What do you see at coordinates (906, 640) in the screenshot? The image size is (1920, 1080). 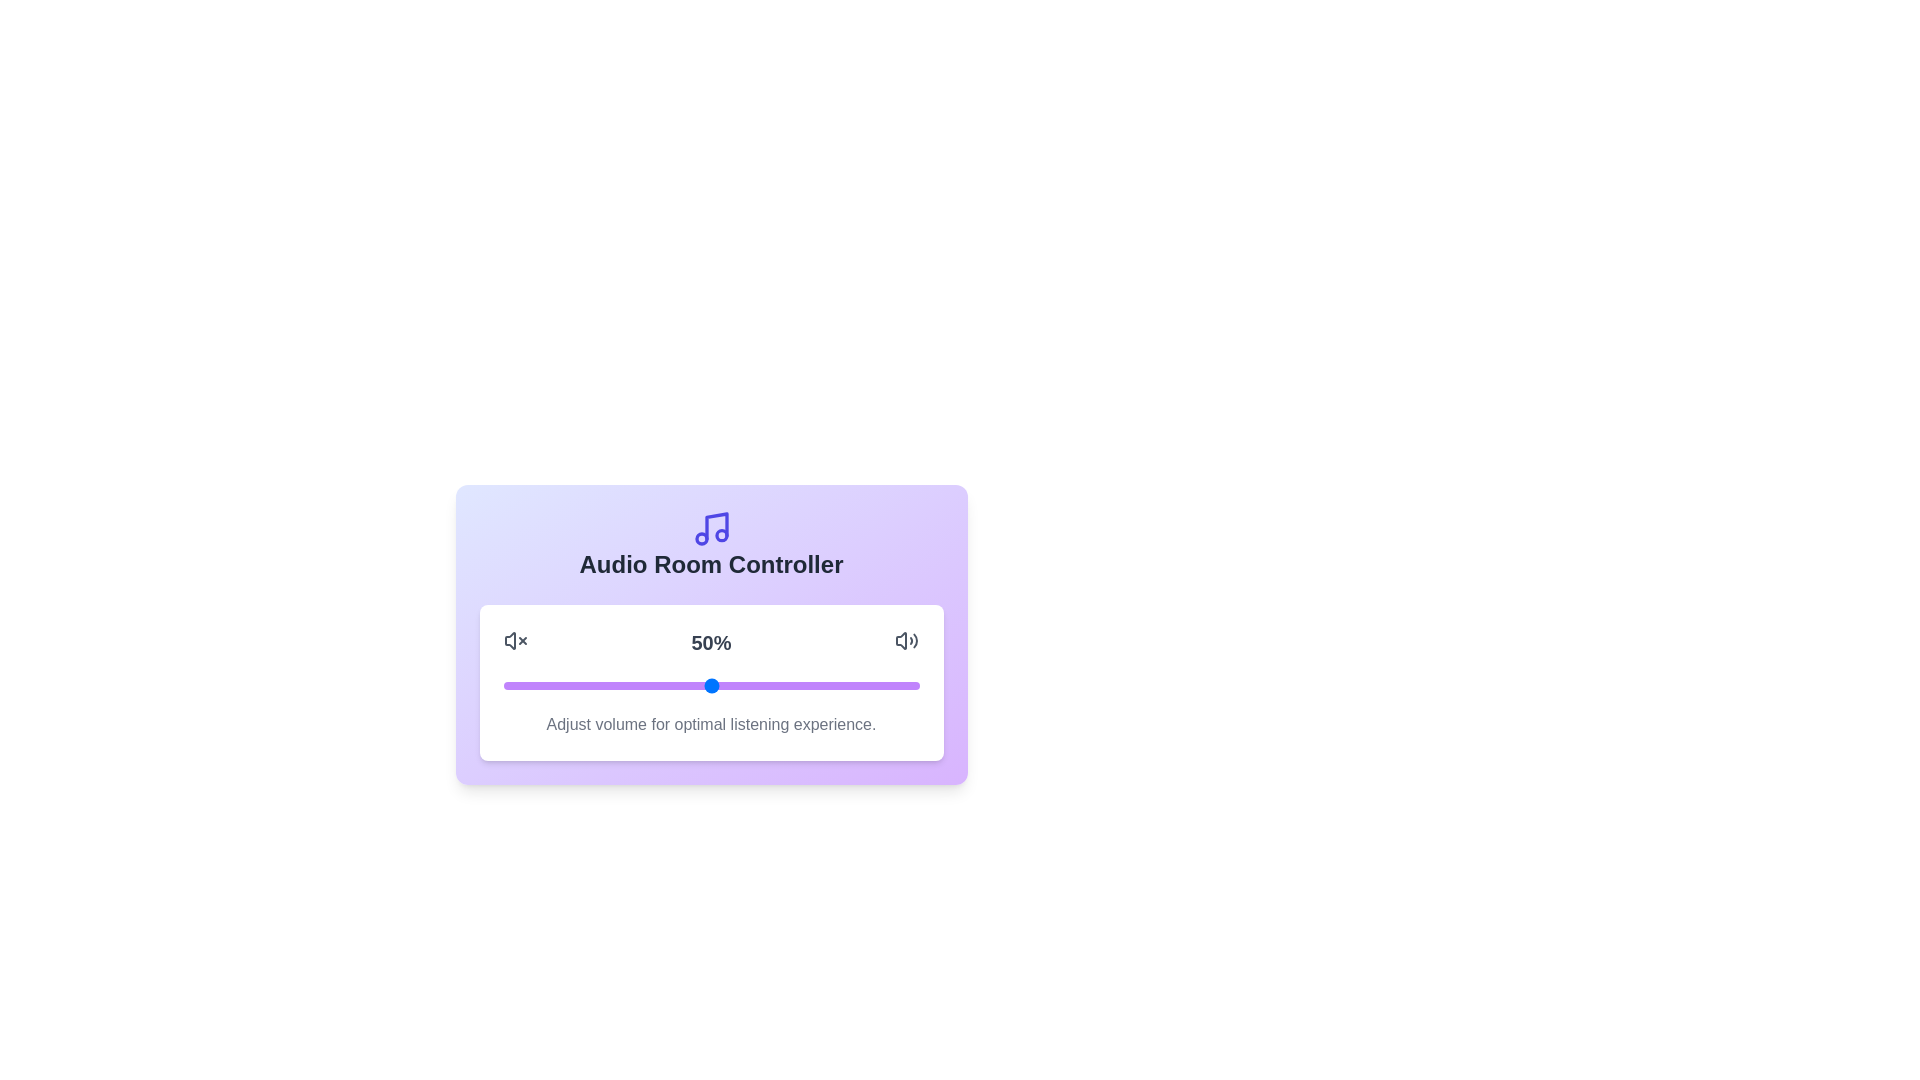 I see `the unmute icon to unmute the audio` at bounding box center [906, 640].